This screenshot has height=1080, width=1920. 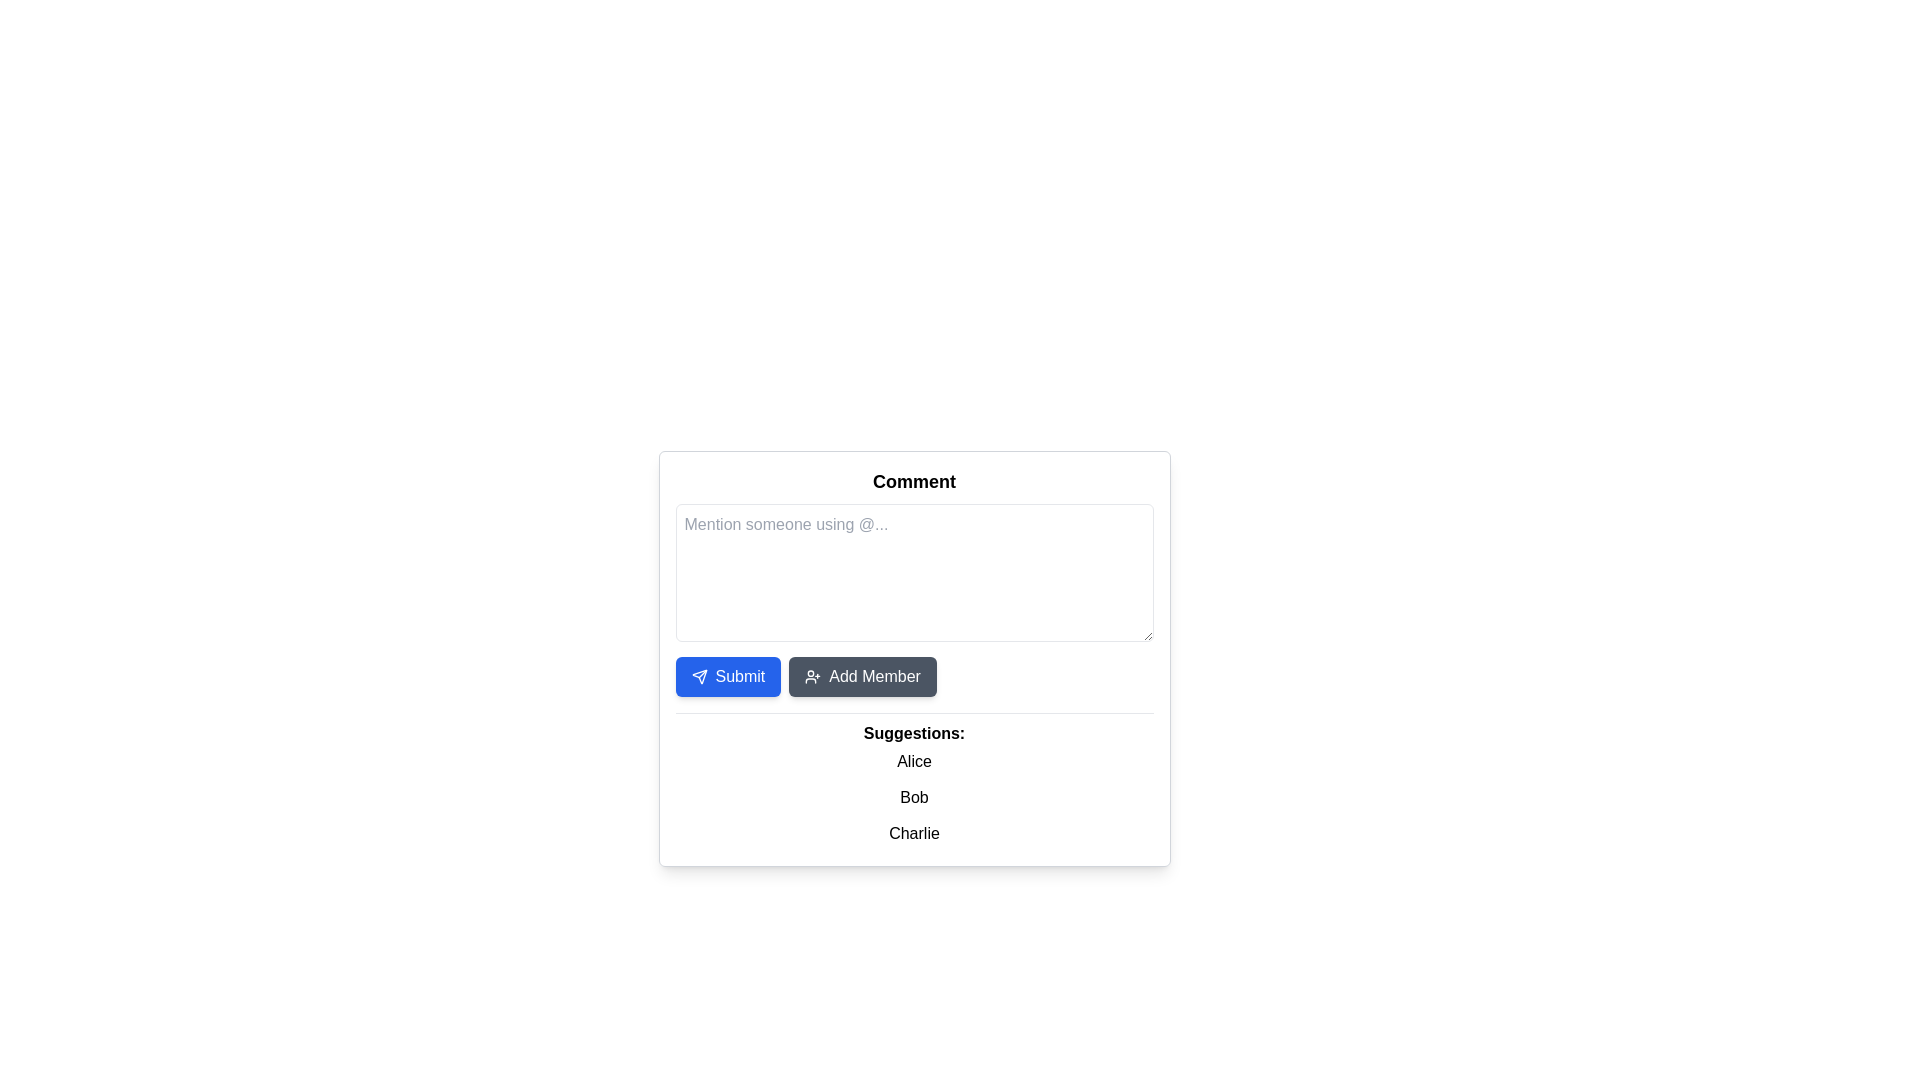 What do you see at coordinates (863, 676) in the screenshot?
I see `the second button from the left, located to the right of the blue 'Submit' button` at bounding box center [863, 676].